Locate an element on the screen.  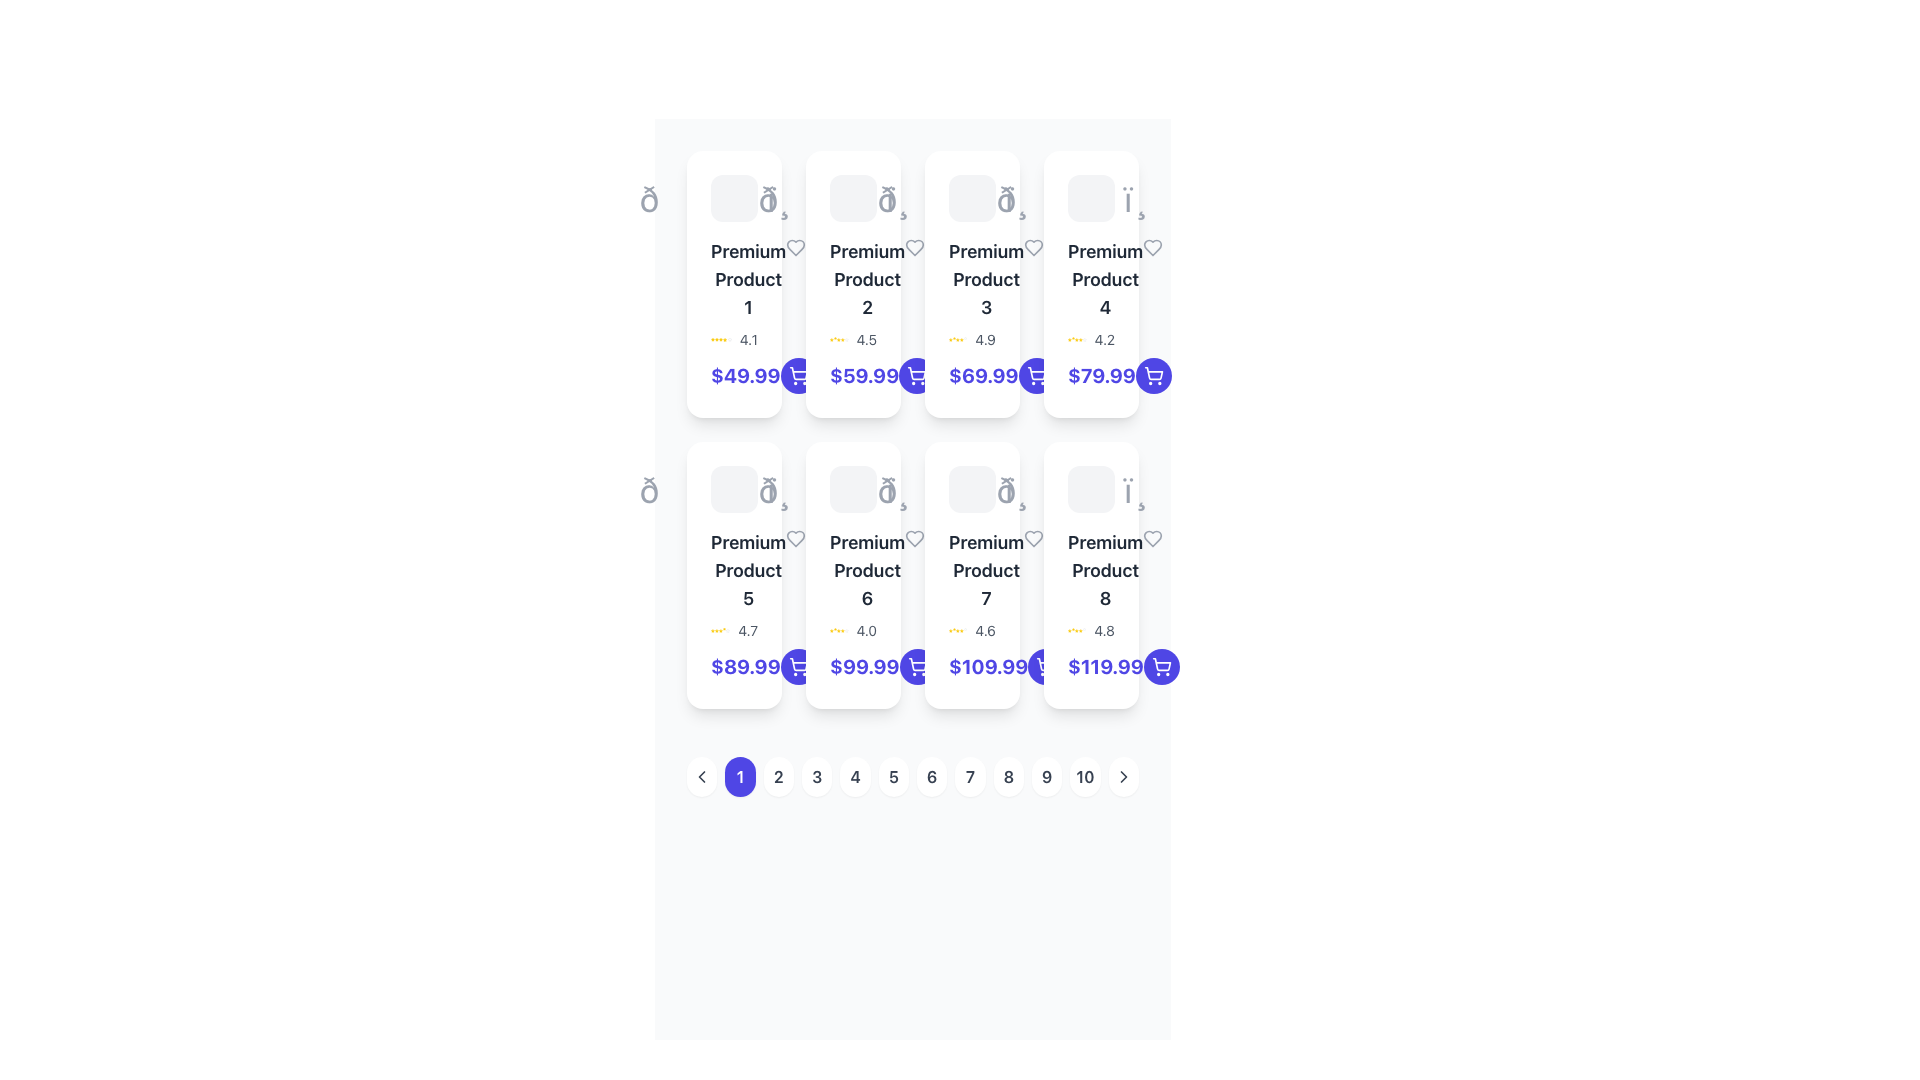
the shopping cart button located at the bottom-right corner of the 'Premium Product 3' card is located at coordinates (1036, 375).